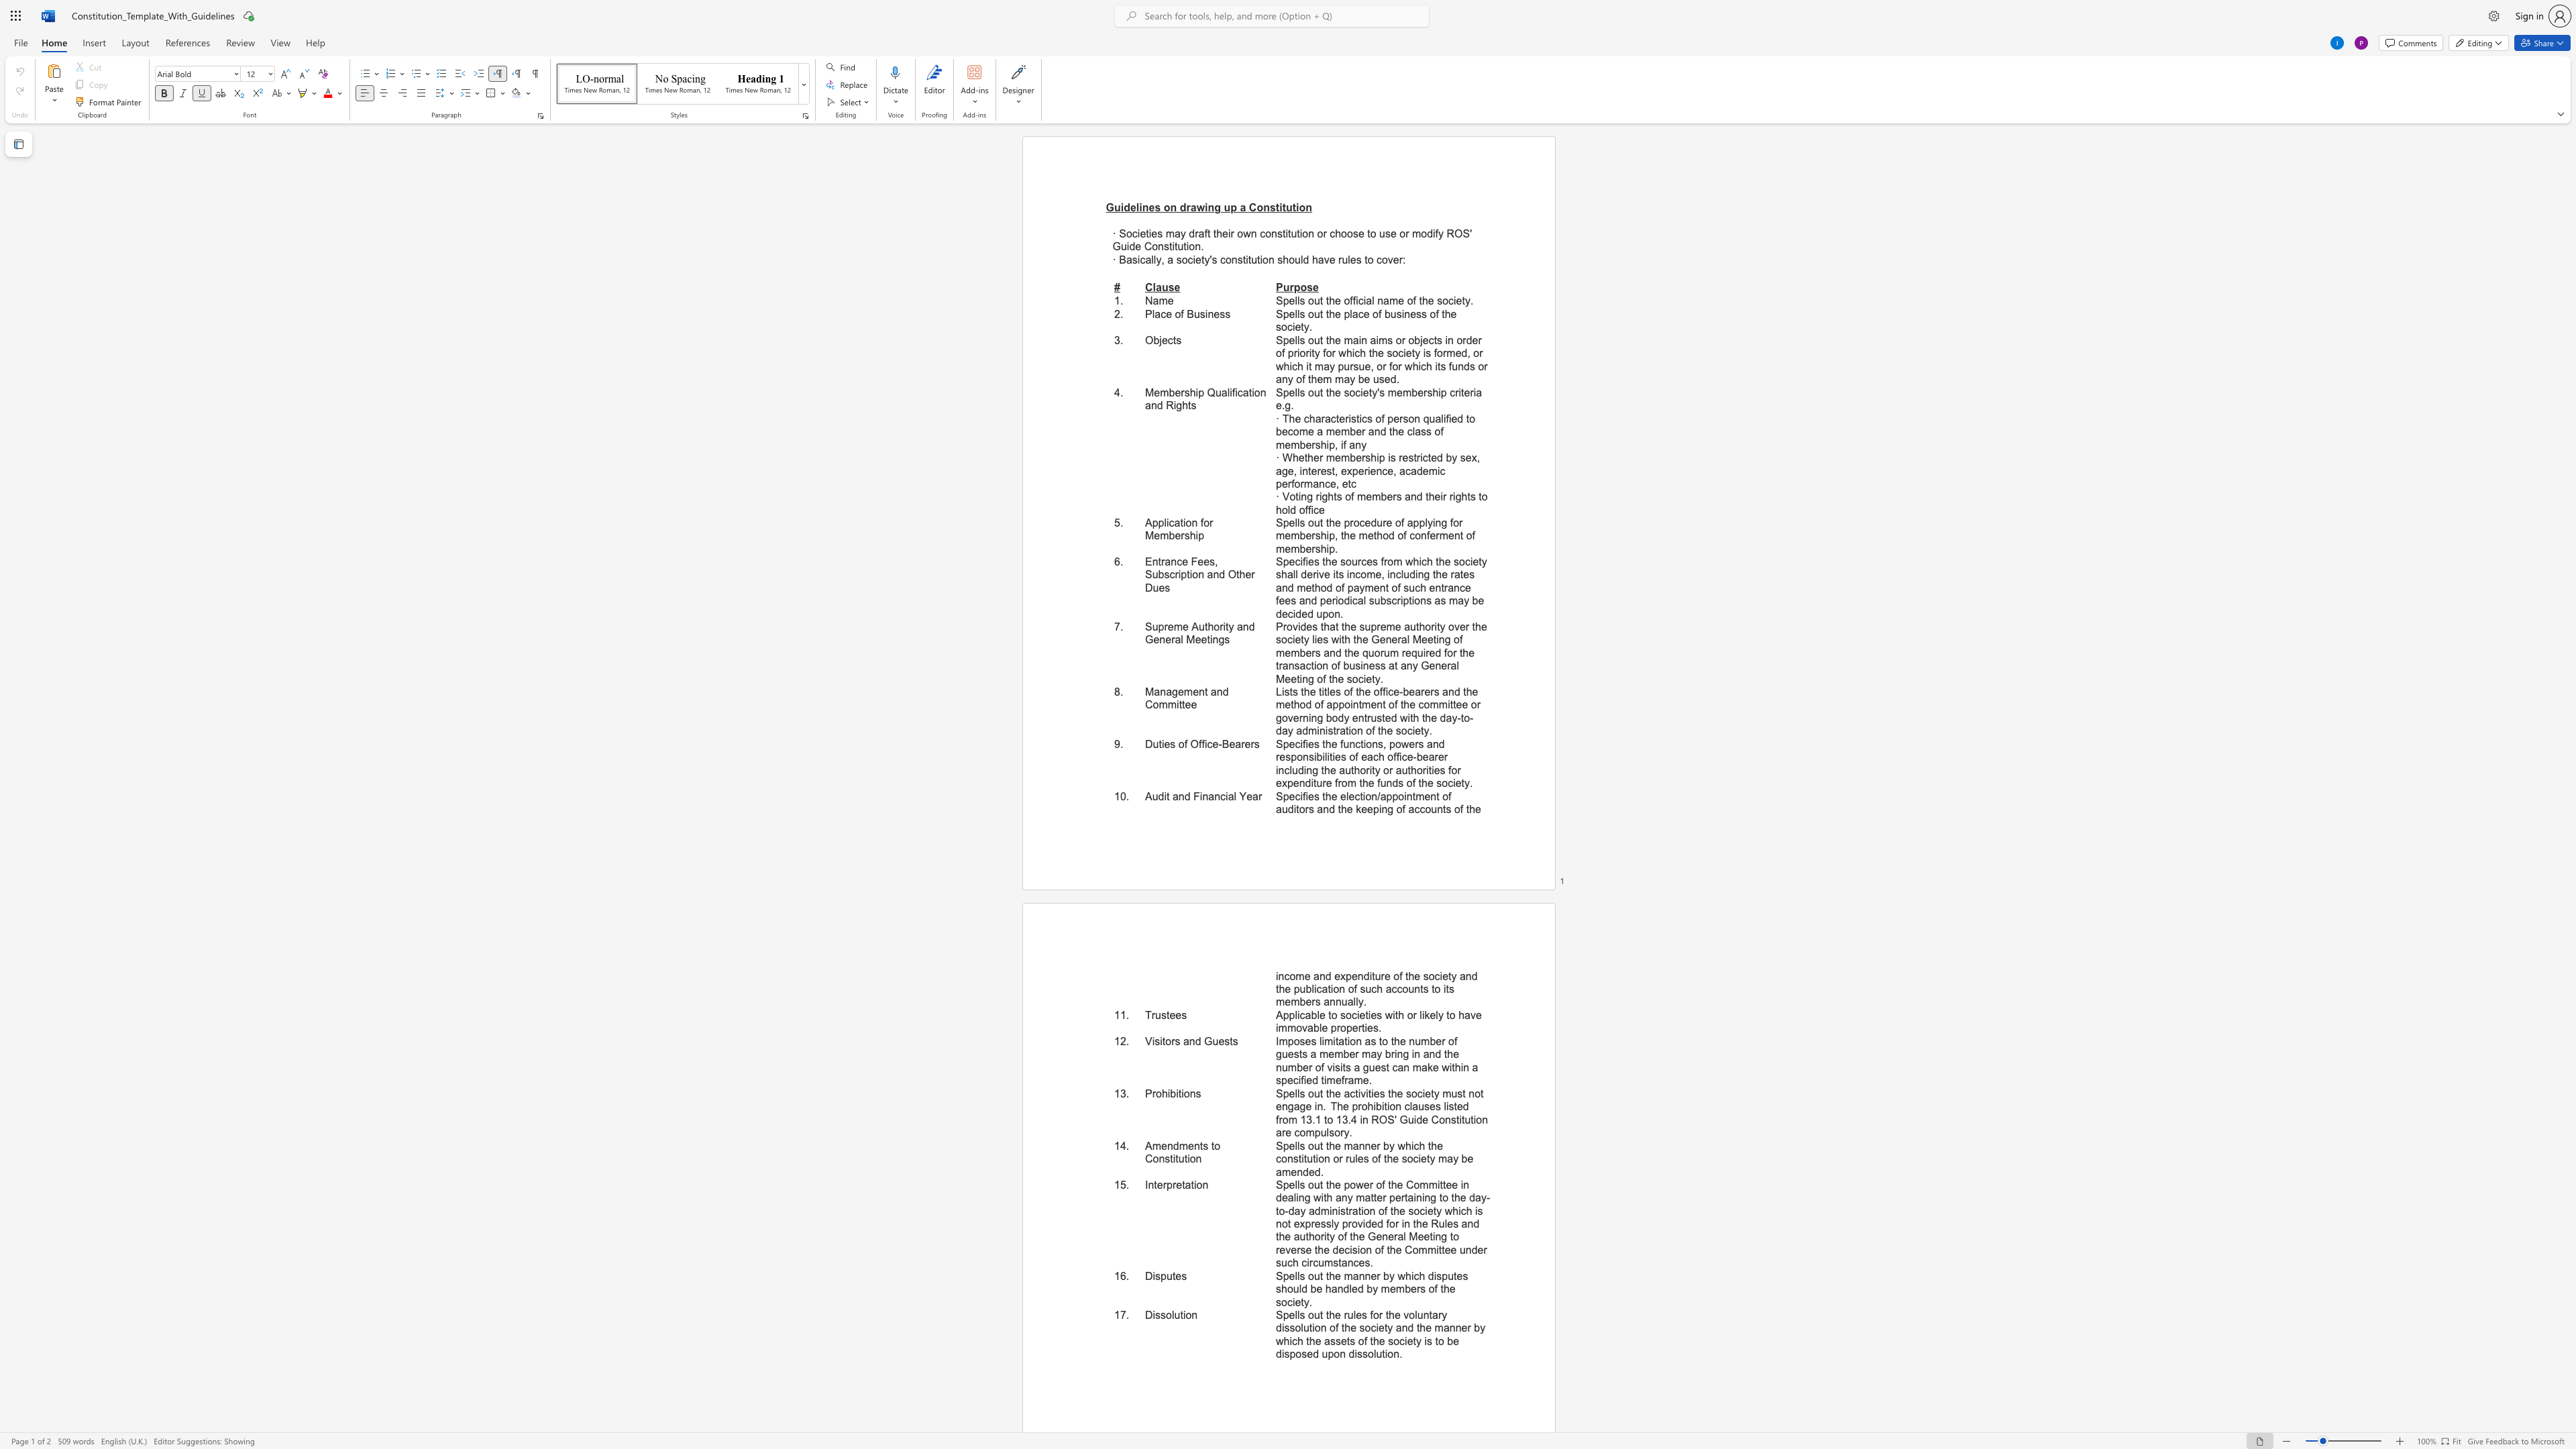 This screenshot has height=1449, width=2576. What do you see at coordinates (1171, 1183) in the screenshot?
I see `the subset text "retat" within the text "Interpretation"` at bounding box center [1171, 1183].